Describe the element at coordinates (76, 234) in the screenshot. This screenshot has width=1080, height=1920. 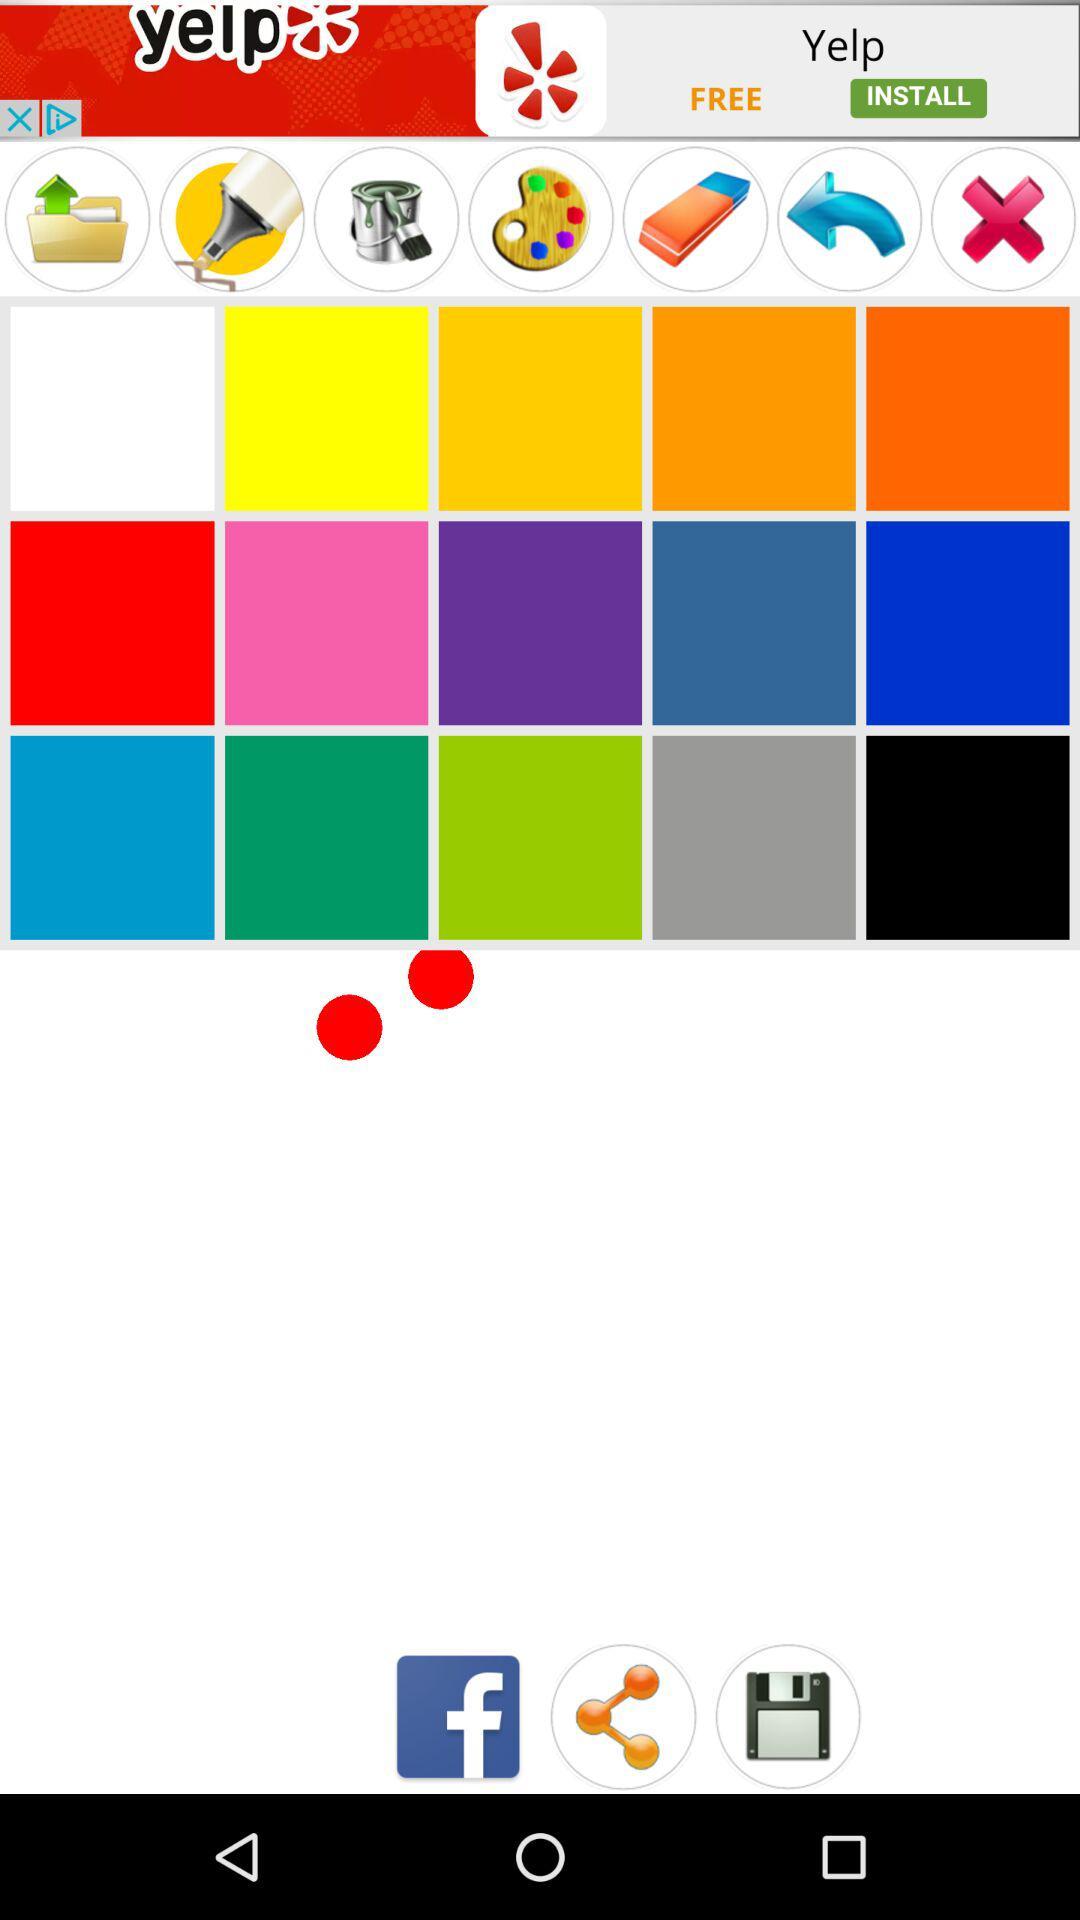
I see `the folder icon` at that location.